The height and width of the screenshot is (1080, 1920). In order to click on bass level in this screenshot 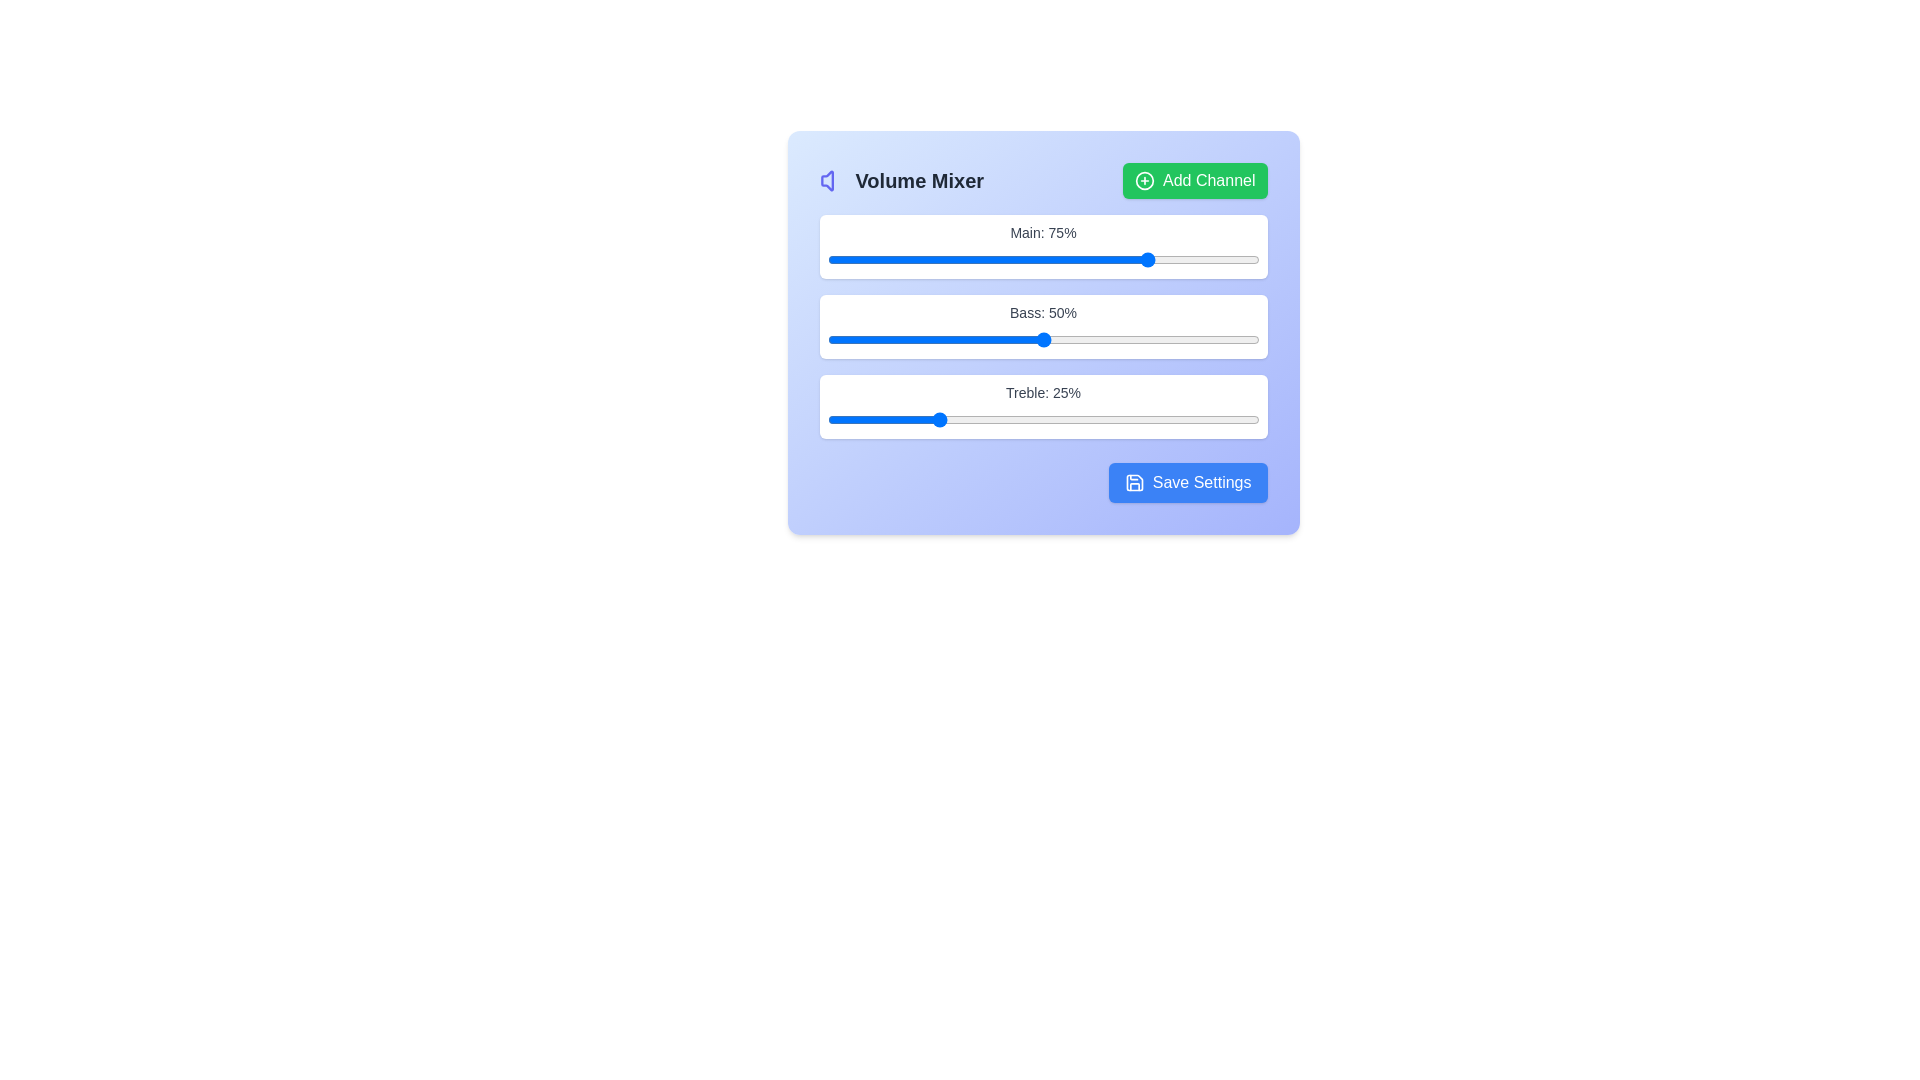, I will do `click(1017, 338)`.